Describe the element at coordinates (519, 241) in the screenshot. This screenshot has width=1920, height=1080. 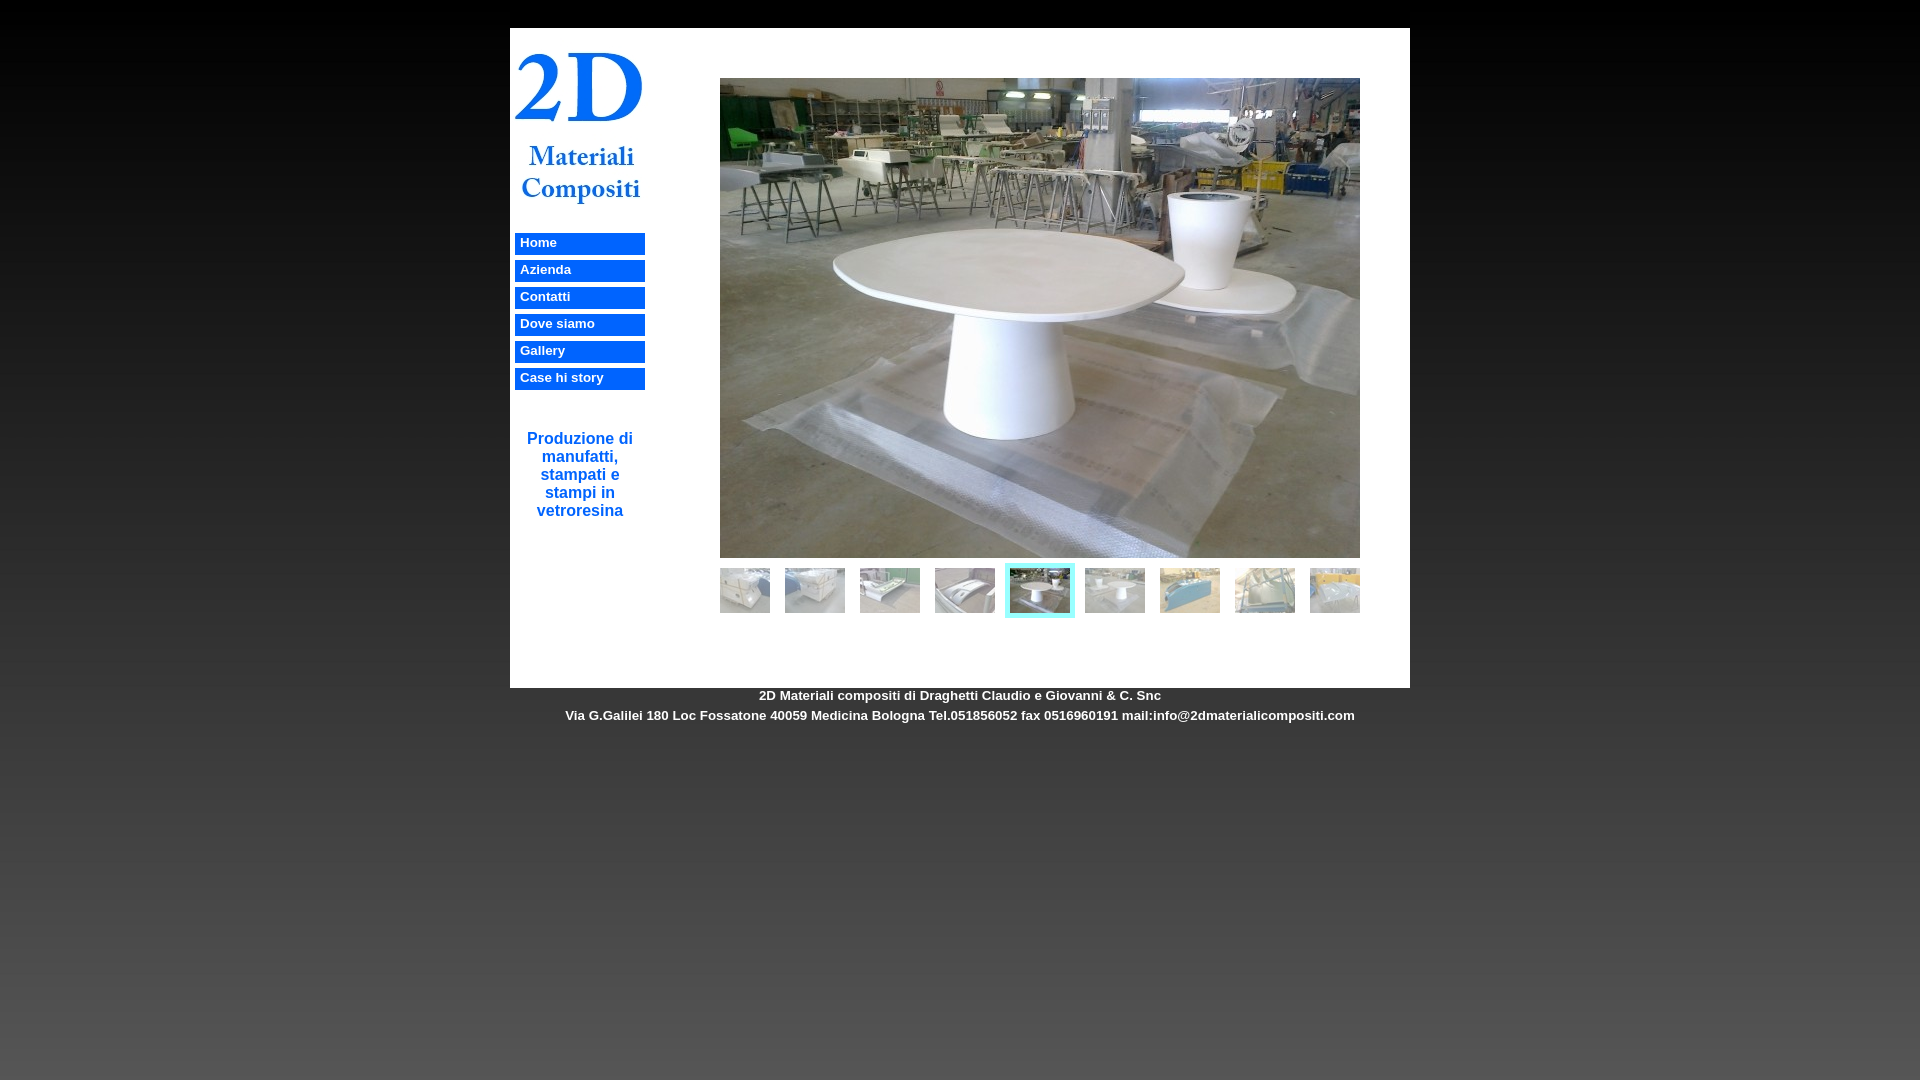
I see `'Home'` at that location.